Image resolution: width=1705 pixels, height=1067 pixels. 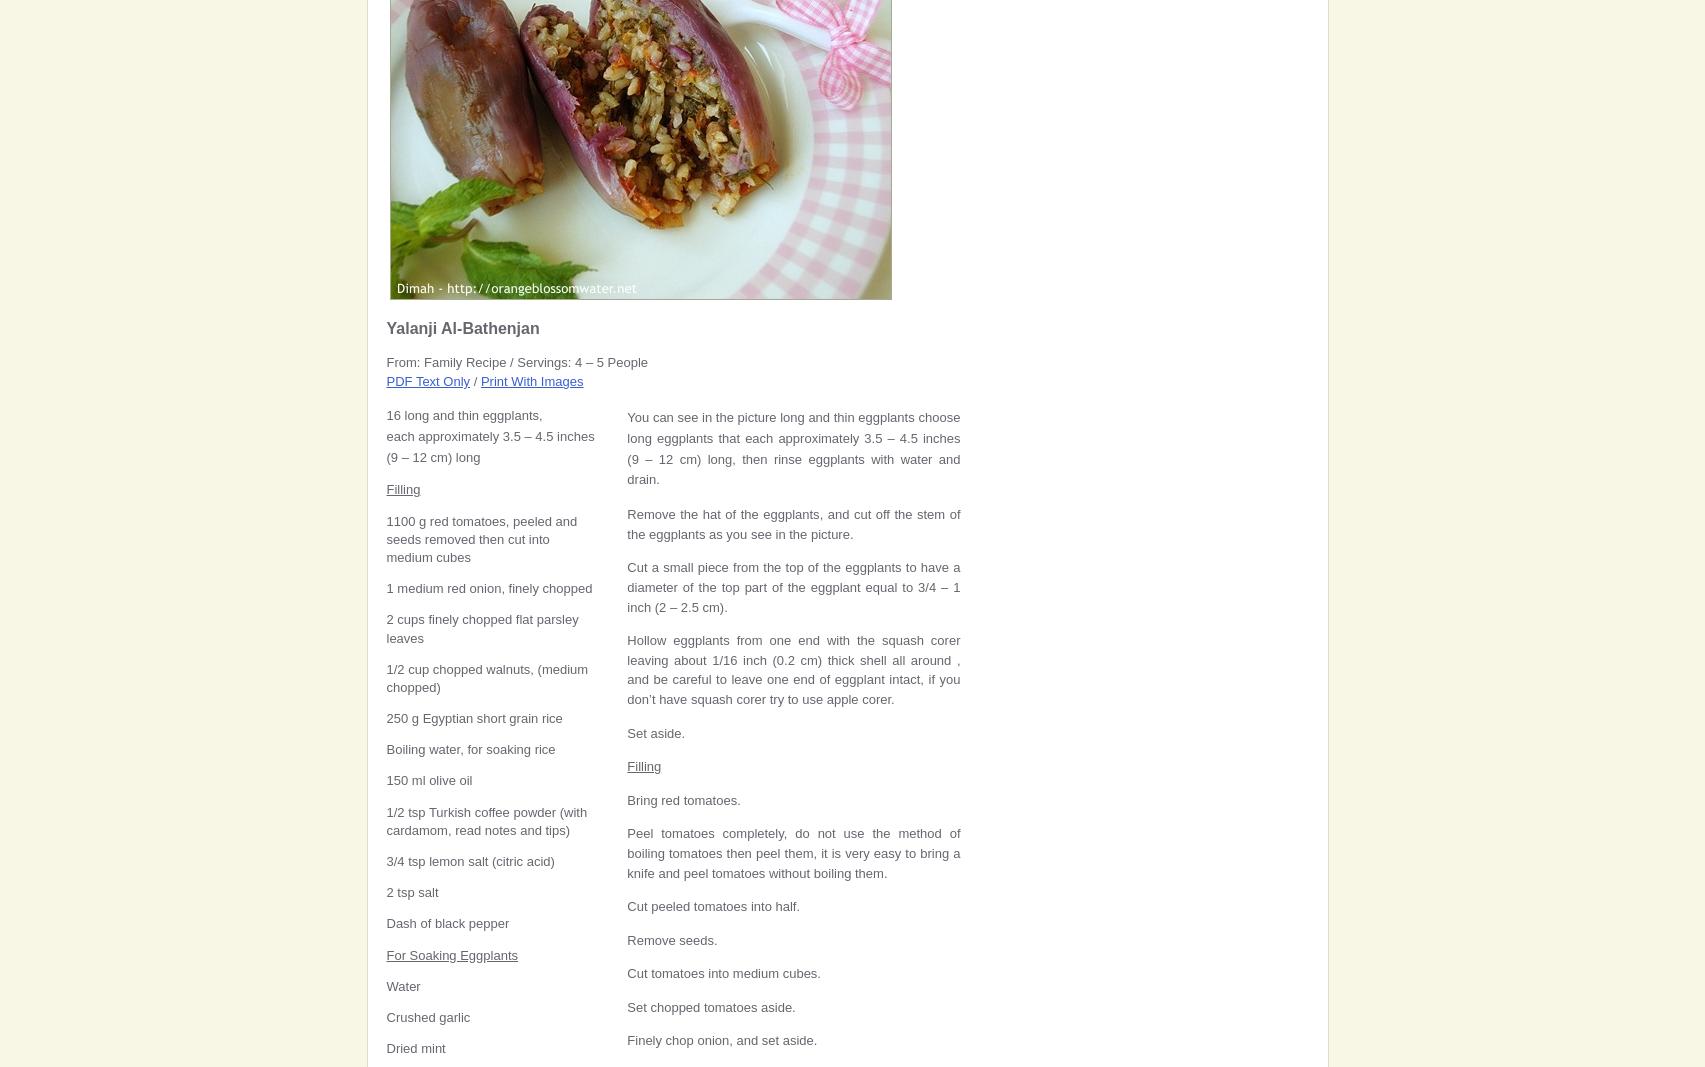 What do you see at coordinates (426, 380) in the screenshot?
I see `'PDF Text Only'` at bounding box center [426, 380].